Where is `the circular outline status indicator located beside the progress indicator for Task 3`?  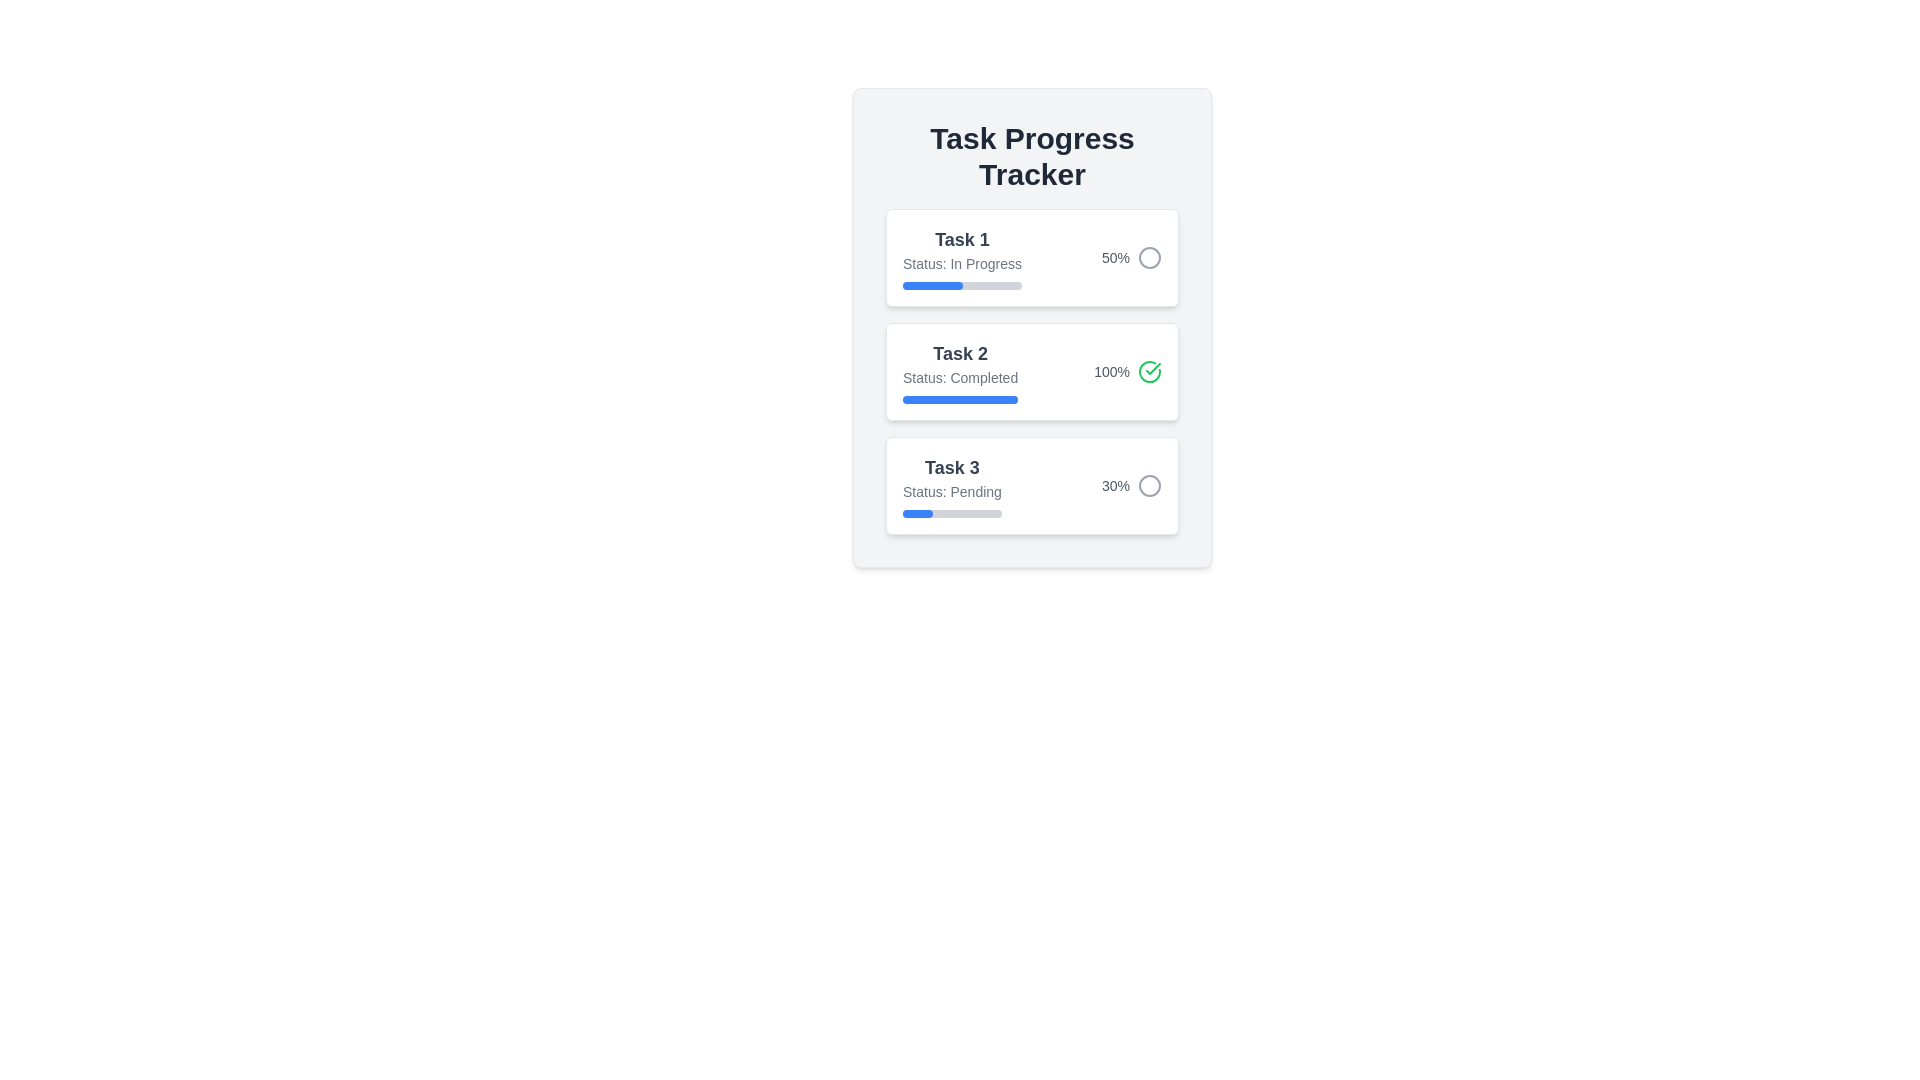
the circular outline status indicator located beside the progress indicator for Task 3 is located at coordinates (1150, 486).